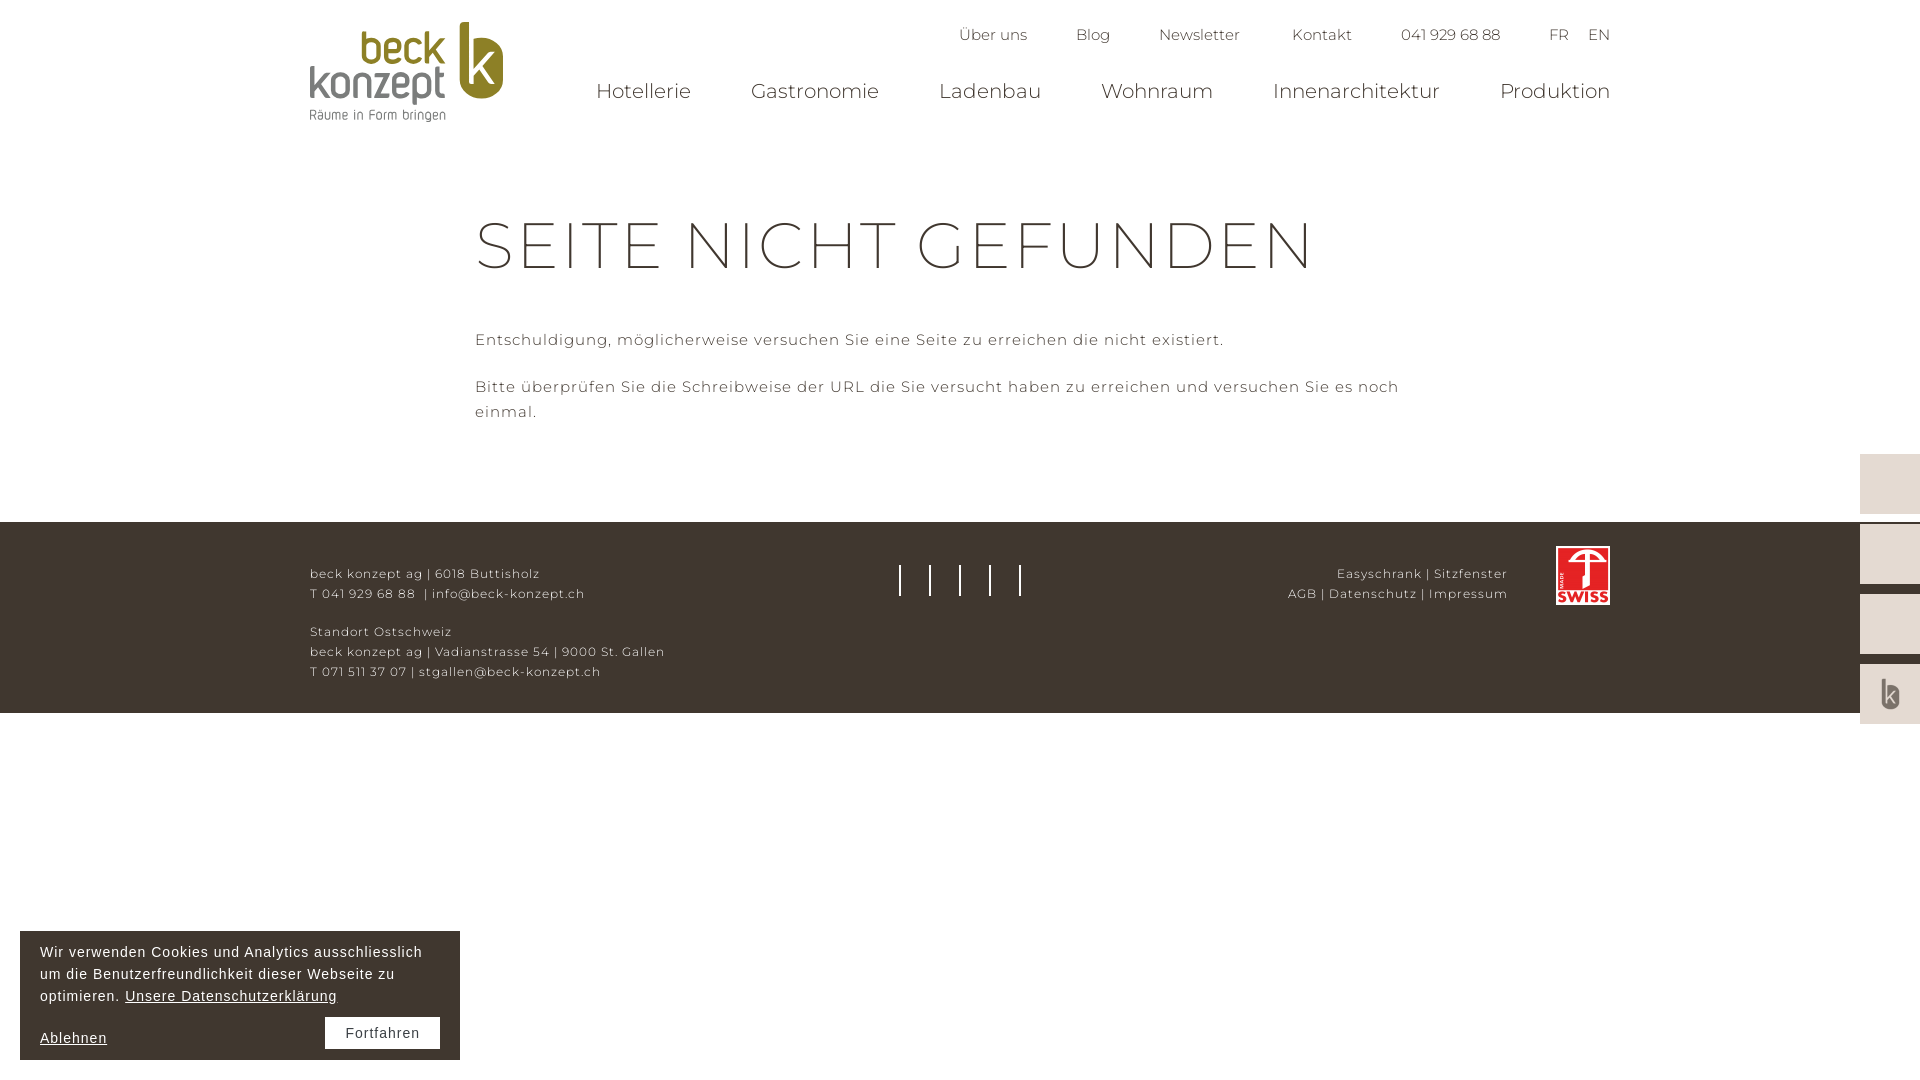 This screenshot has width=1920, height=1080. I want to click on 'AGB', so click(1302, 592).